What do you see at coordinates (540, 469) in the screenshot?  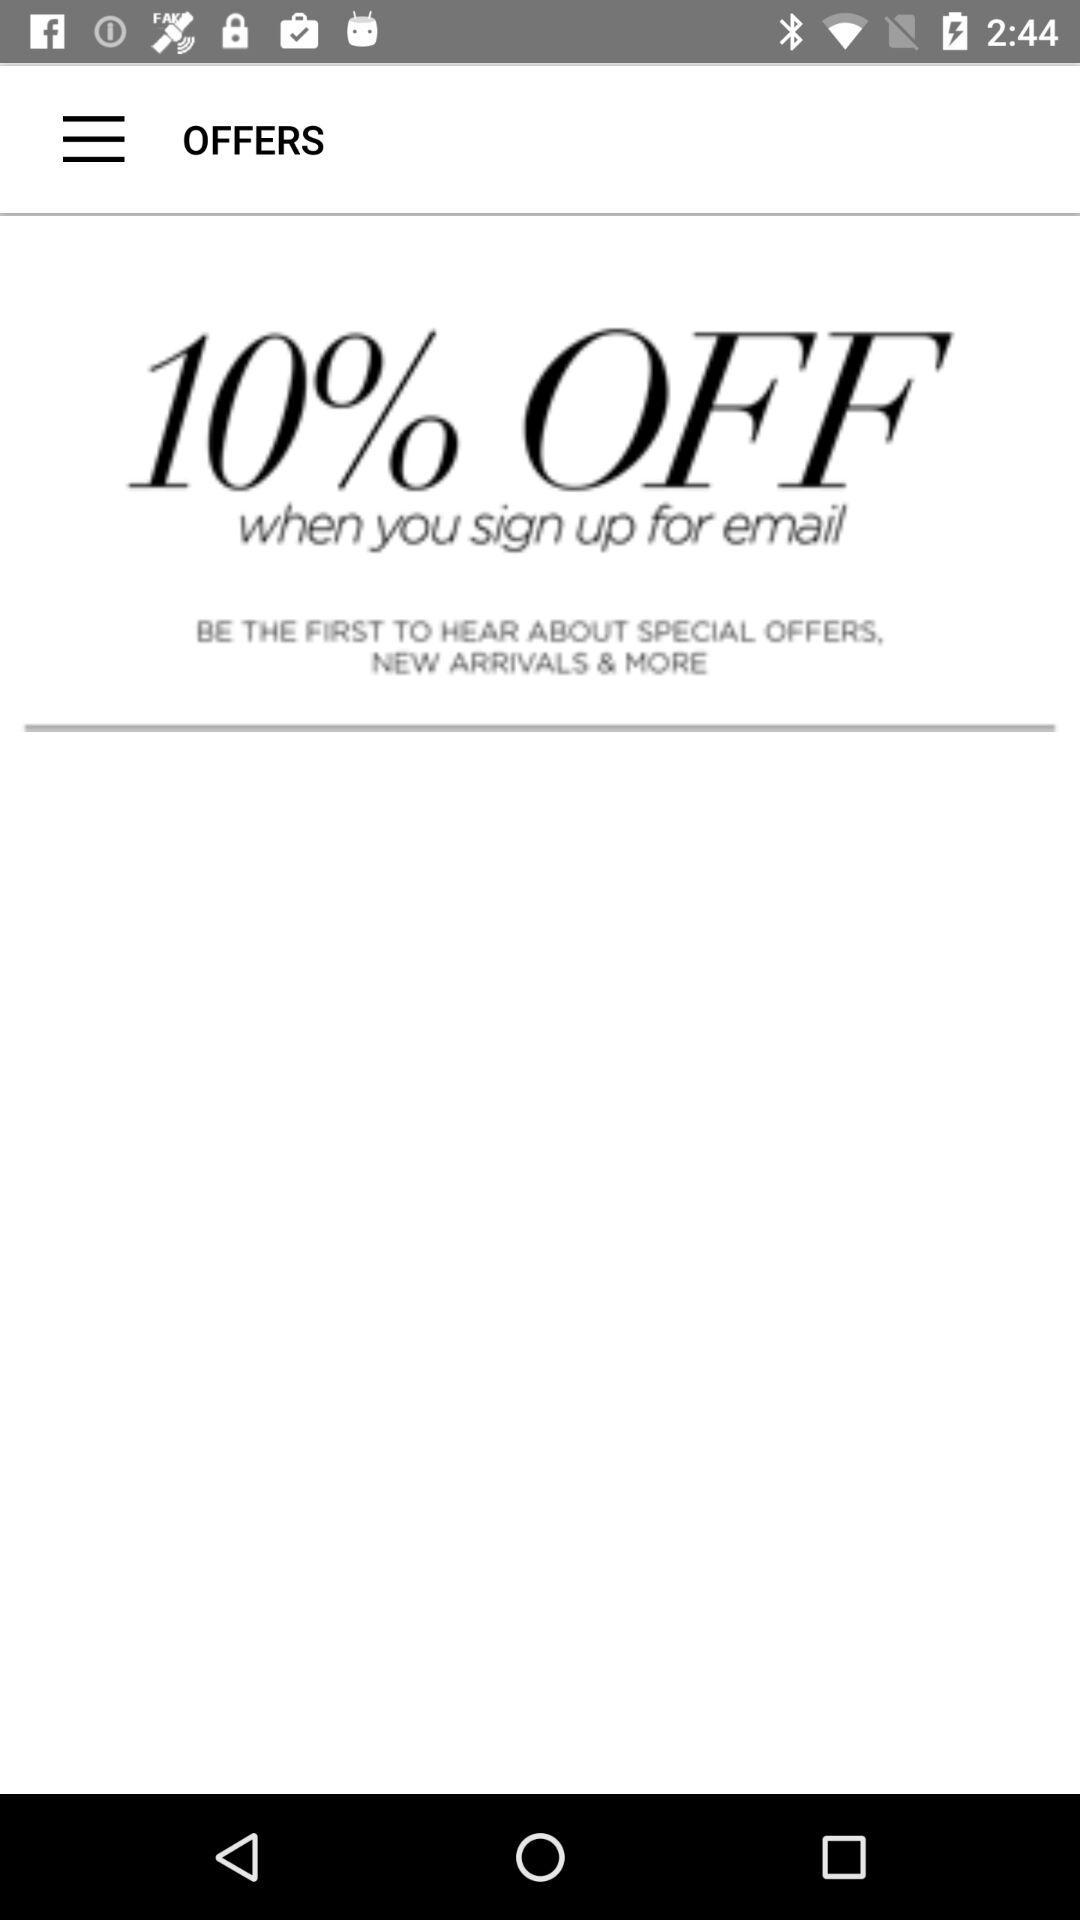 I see `cick discount advertisement` at bounding box center [540, 469].